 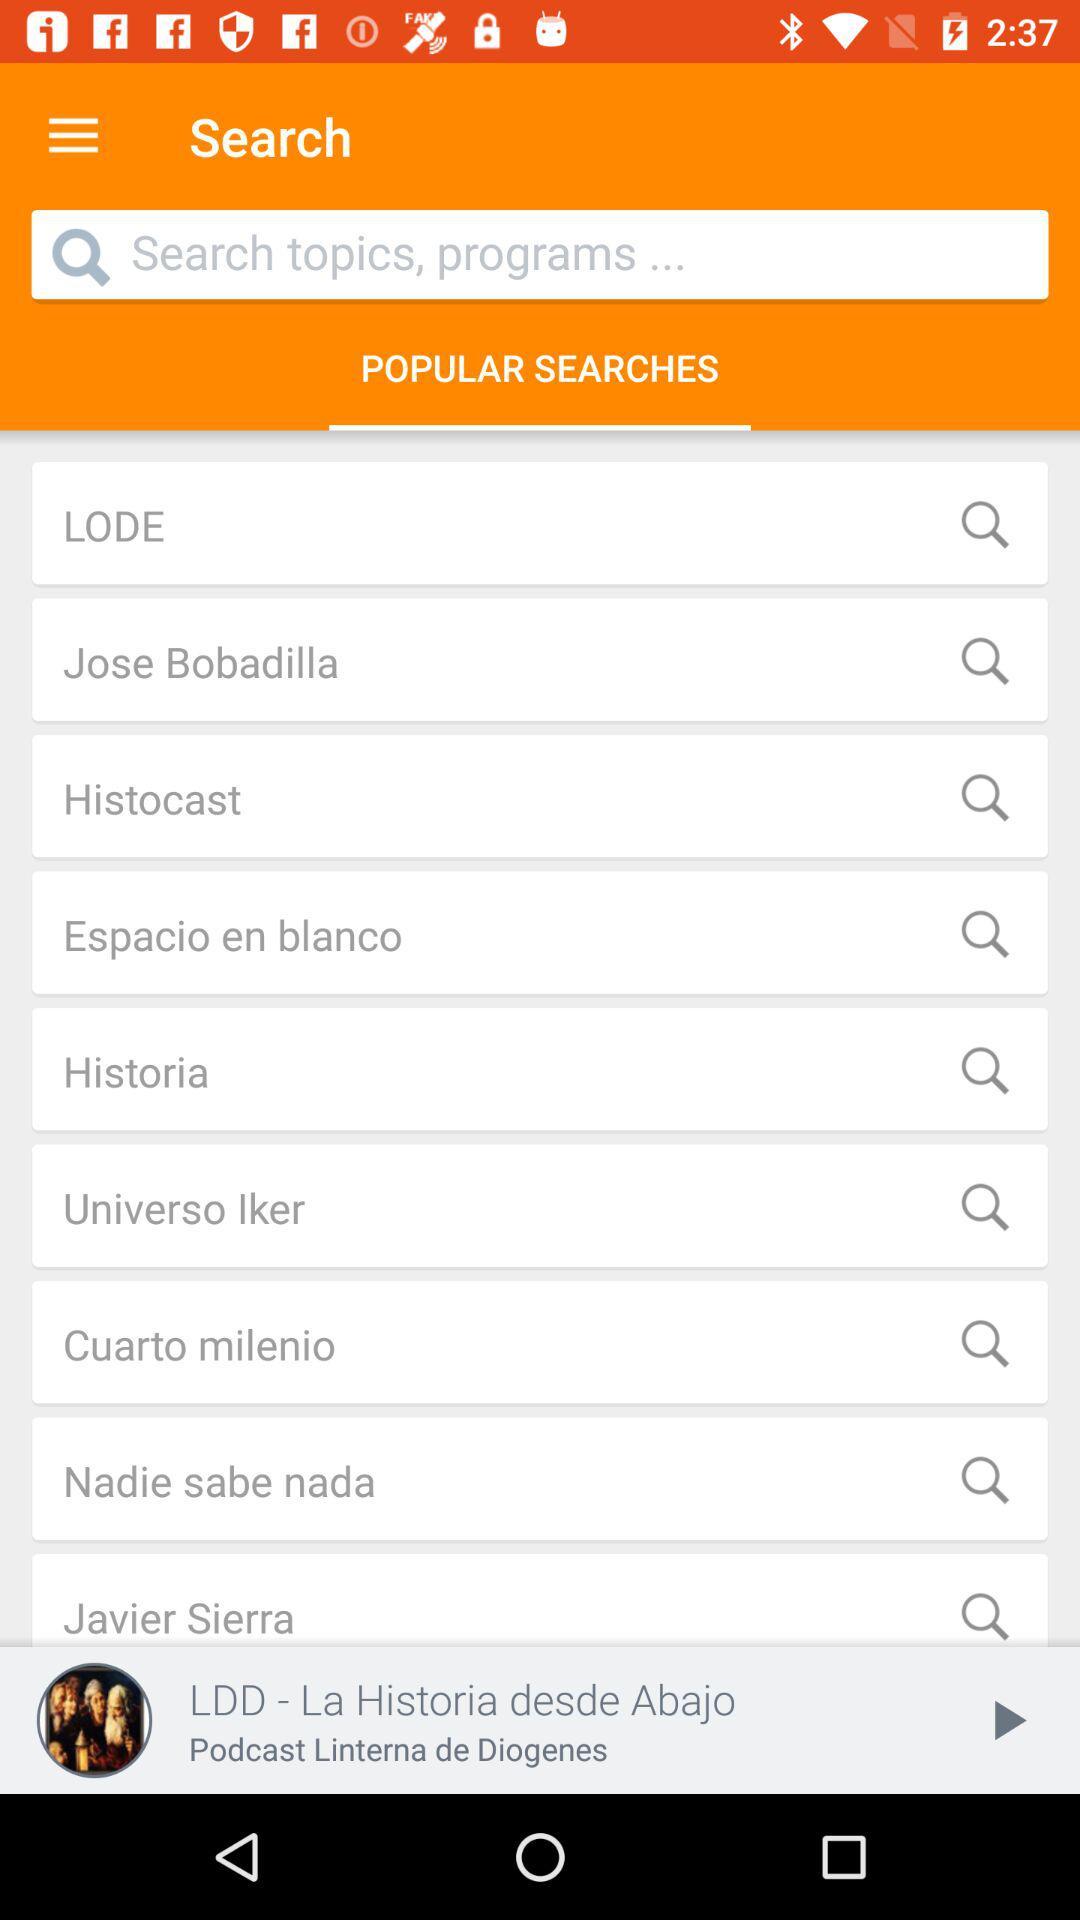 What do you see at coordinates (540, 1344) in the screenshot?
I see `the icon below the universo iker item` at bounding box center [540, 1344].